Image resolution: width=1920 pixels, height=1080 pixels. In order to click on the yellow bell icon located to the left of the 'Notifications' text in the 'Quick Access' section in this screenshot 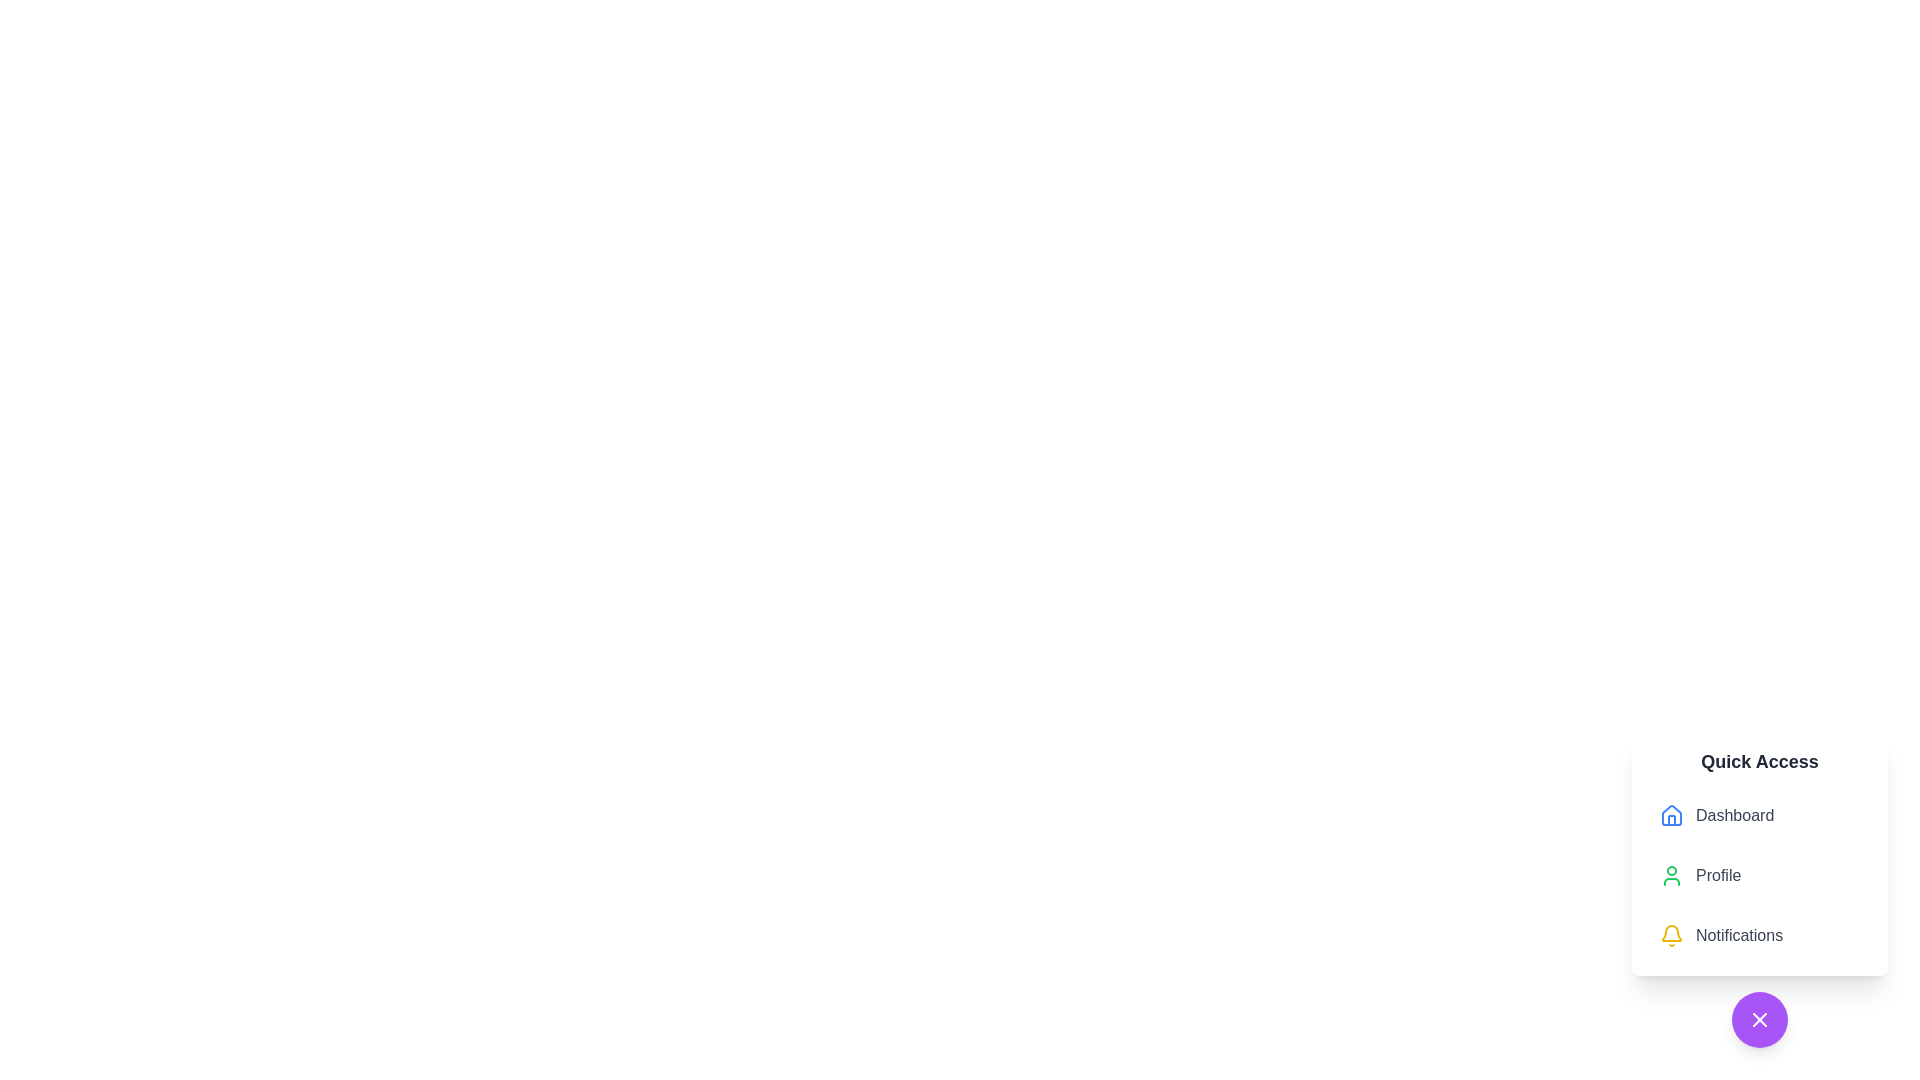, I will do `click(1671, 936)`.